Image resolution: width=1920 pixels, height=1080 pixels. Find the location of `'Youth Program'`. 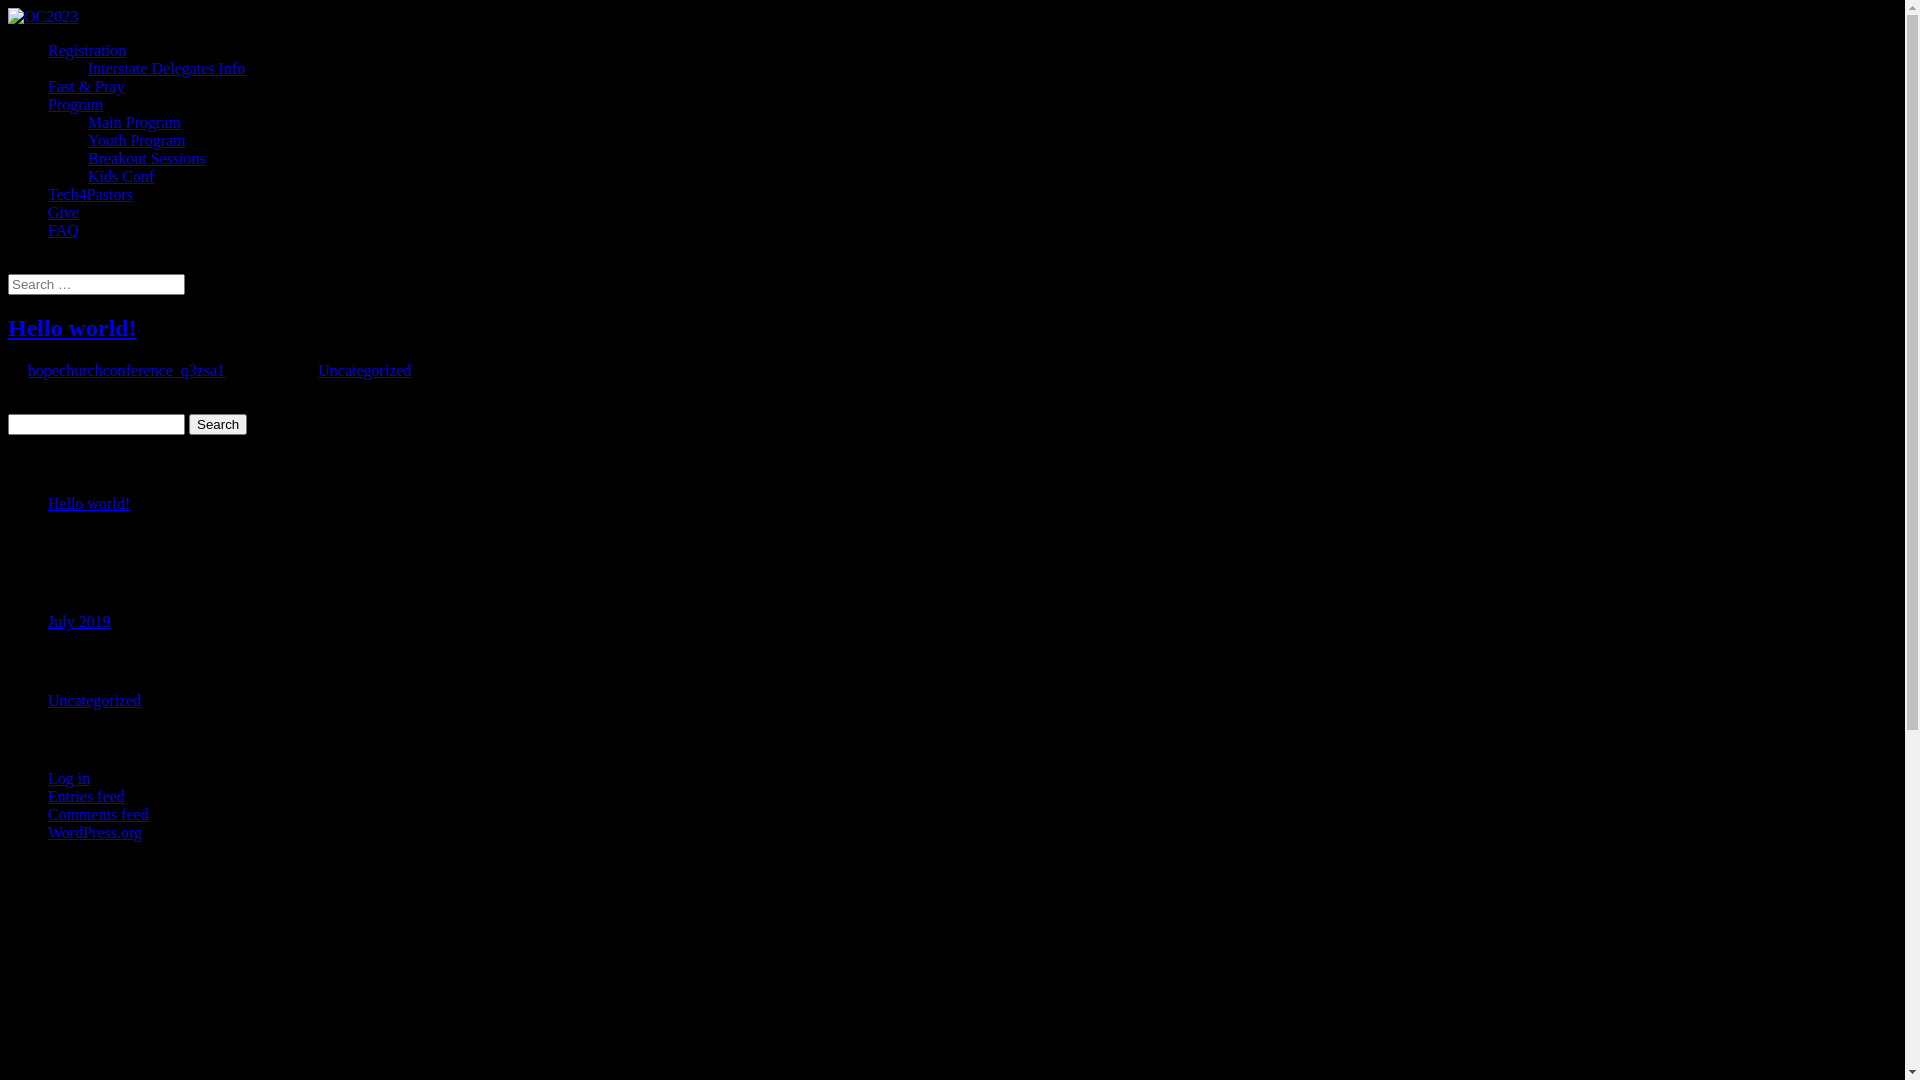

'Youth Program' is located at coordinates (136, 139).